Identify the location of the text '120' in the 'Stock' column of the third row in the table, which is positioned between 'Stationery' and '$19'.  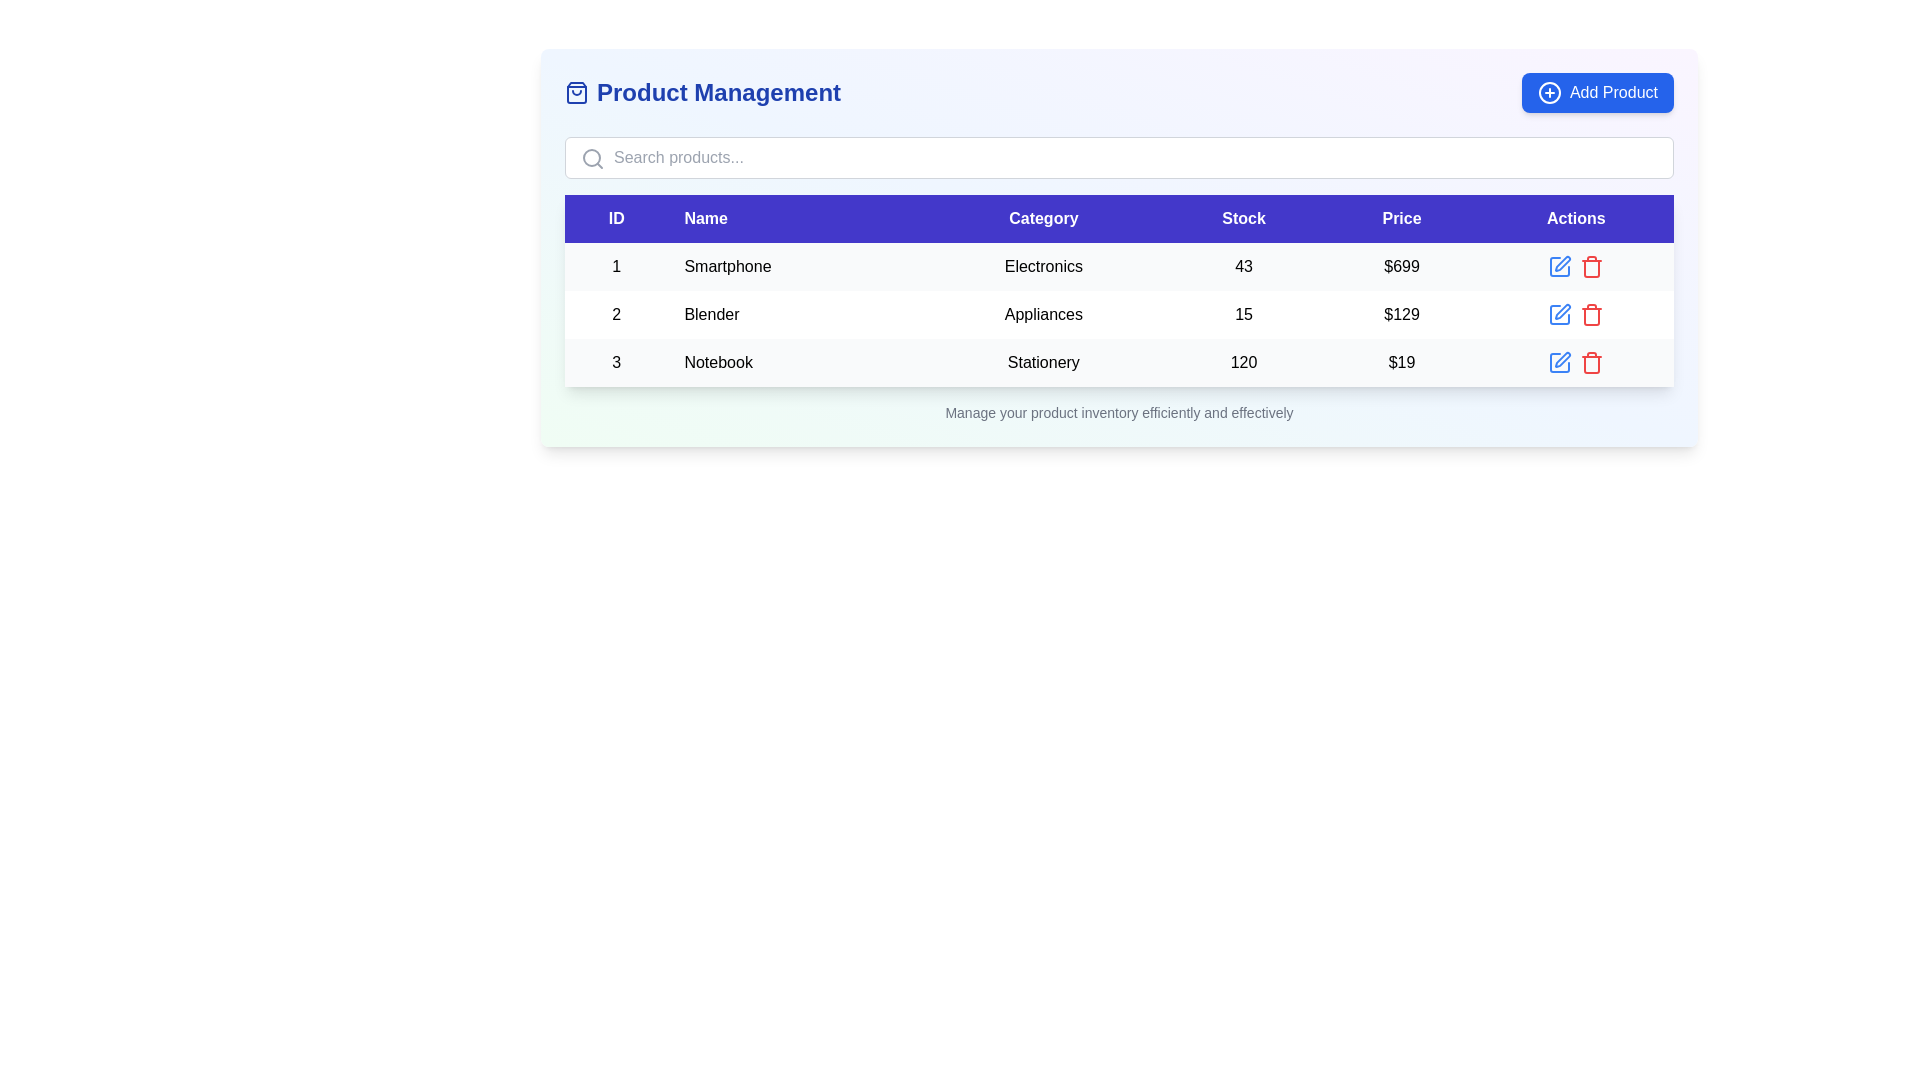
(1242, 362).